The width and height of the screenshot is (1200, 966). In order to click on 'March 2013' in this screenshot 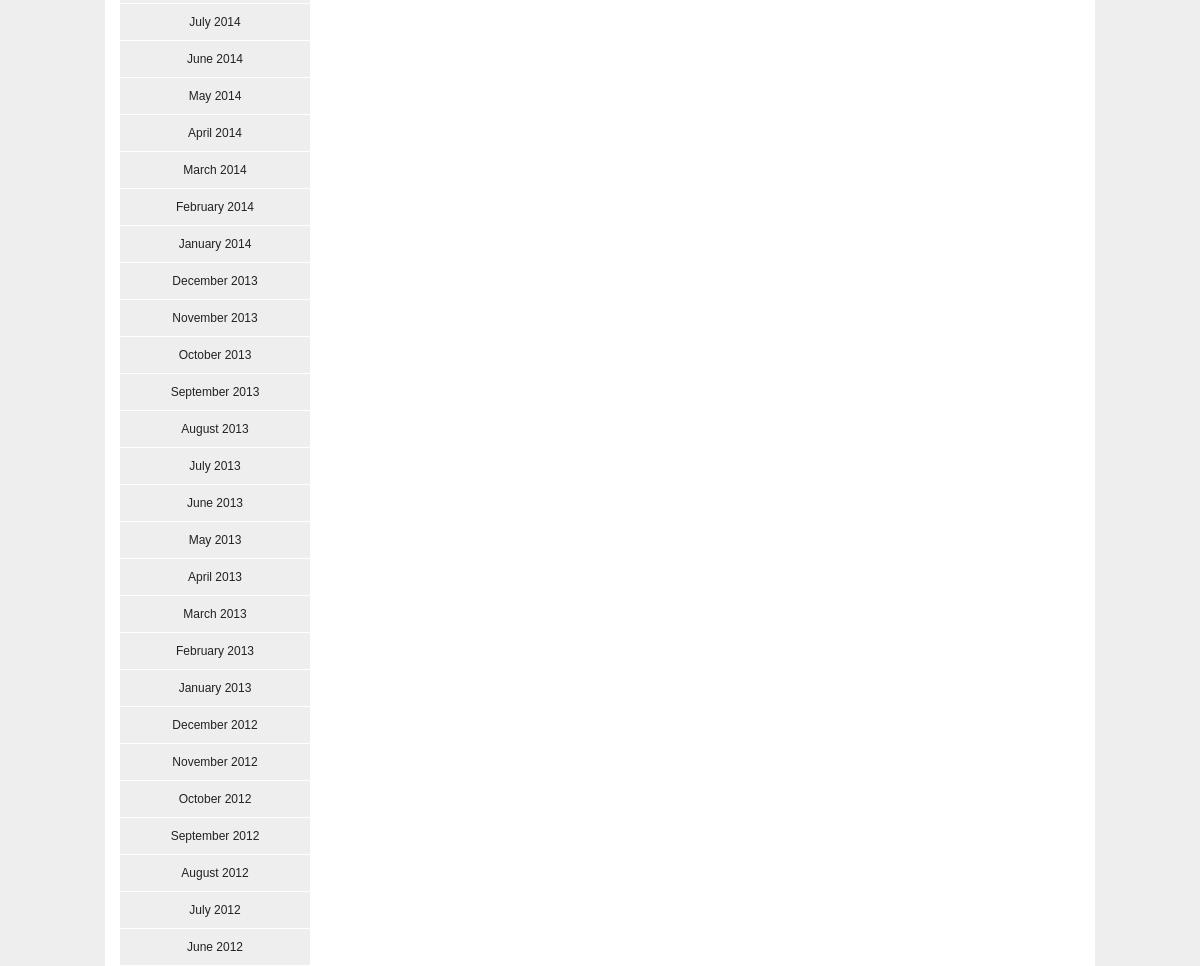, I will do `click(213, 613)`.